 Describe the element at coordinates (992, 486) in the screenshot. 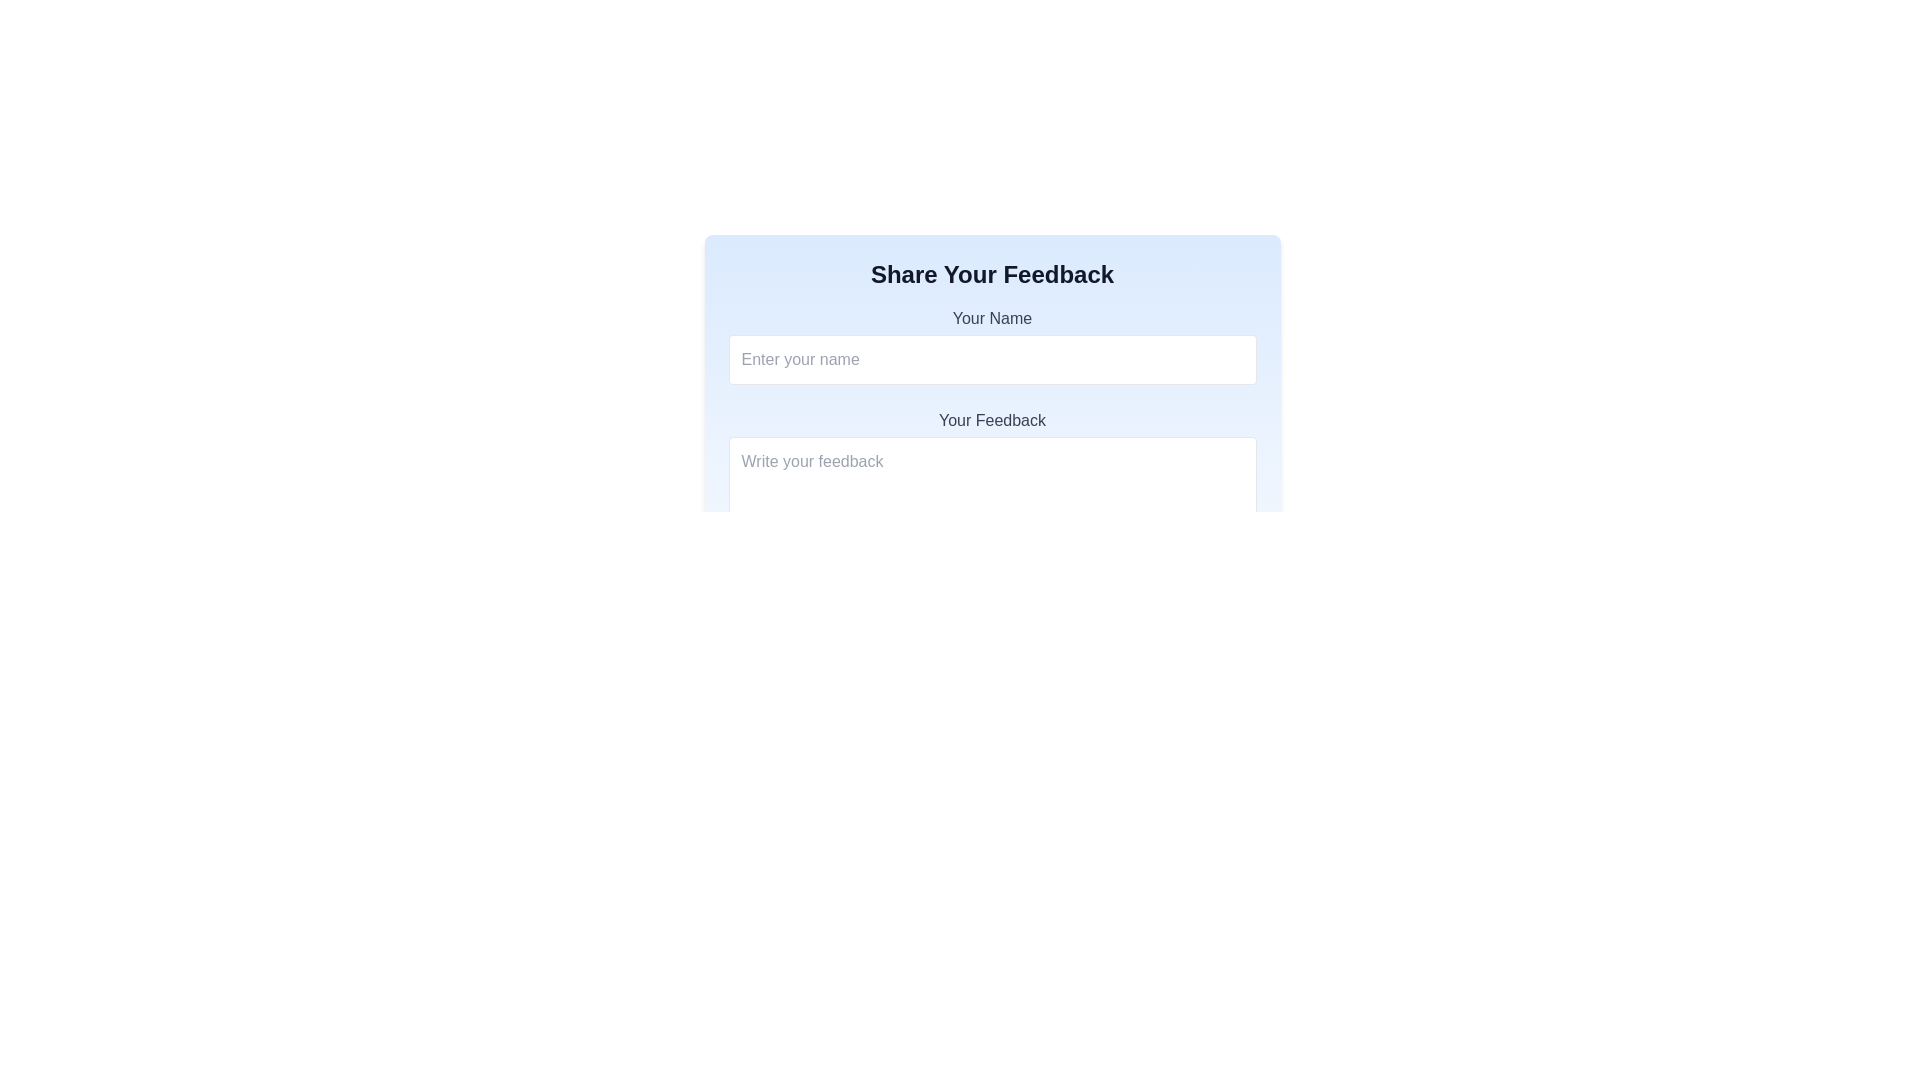

I see `the cursor` at that location.